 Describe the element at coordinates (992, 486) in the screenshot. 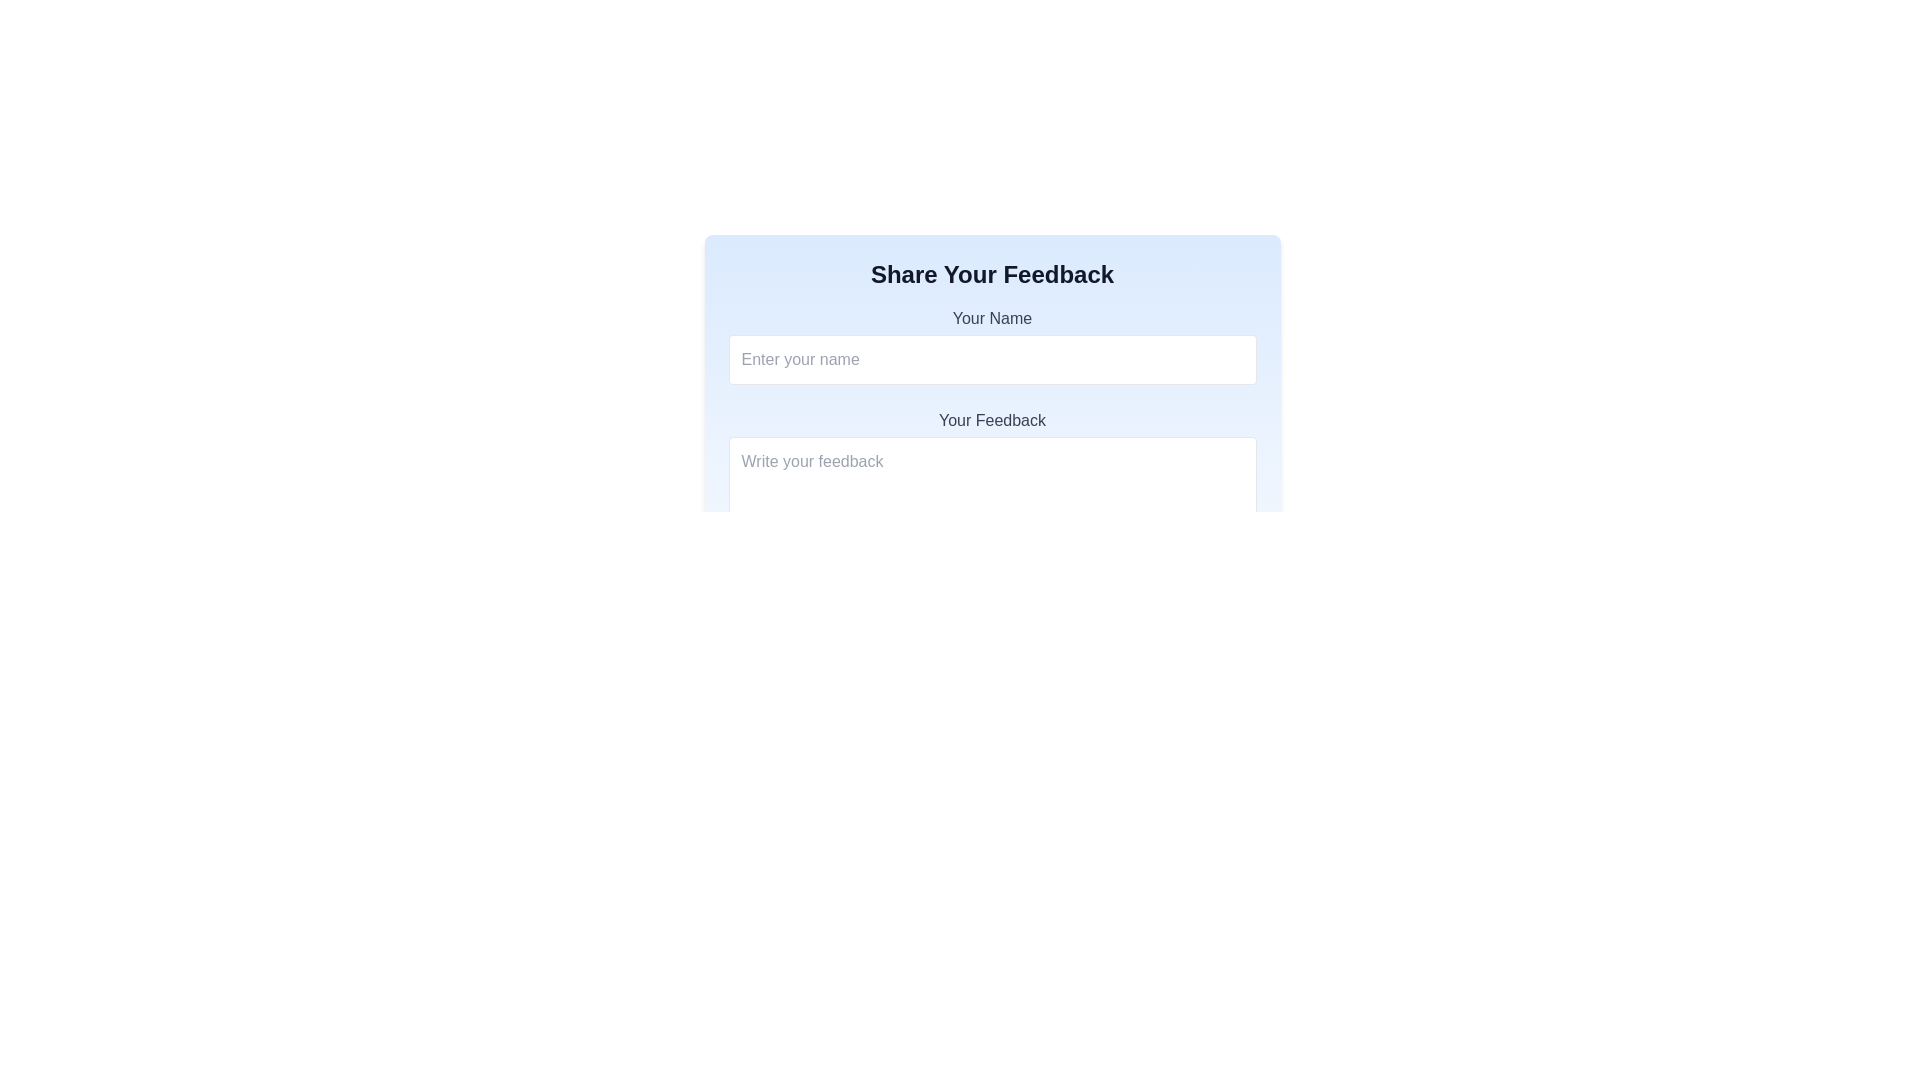

I see `the cursor` at that location.